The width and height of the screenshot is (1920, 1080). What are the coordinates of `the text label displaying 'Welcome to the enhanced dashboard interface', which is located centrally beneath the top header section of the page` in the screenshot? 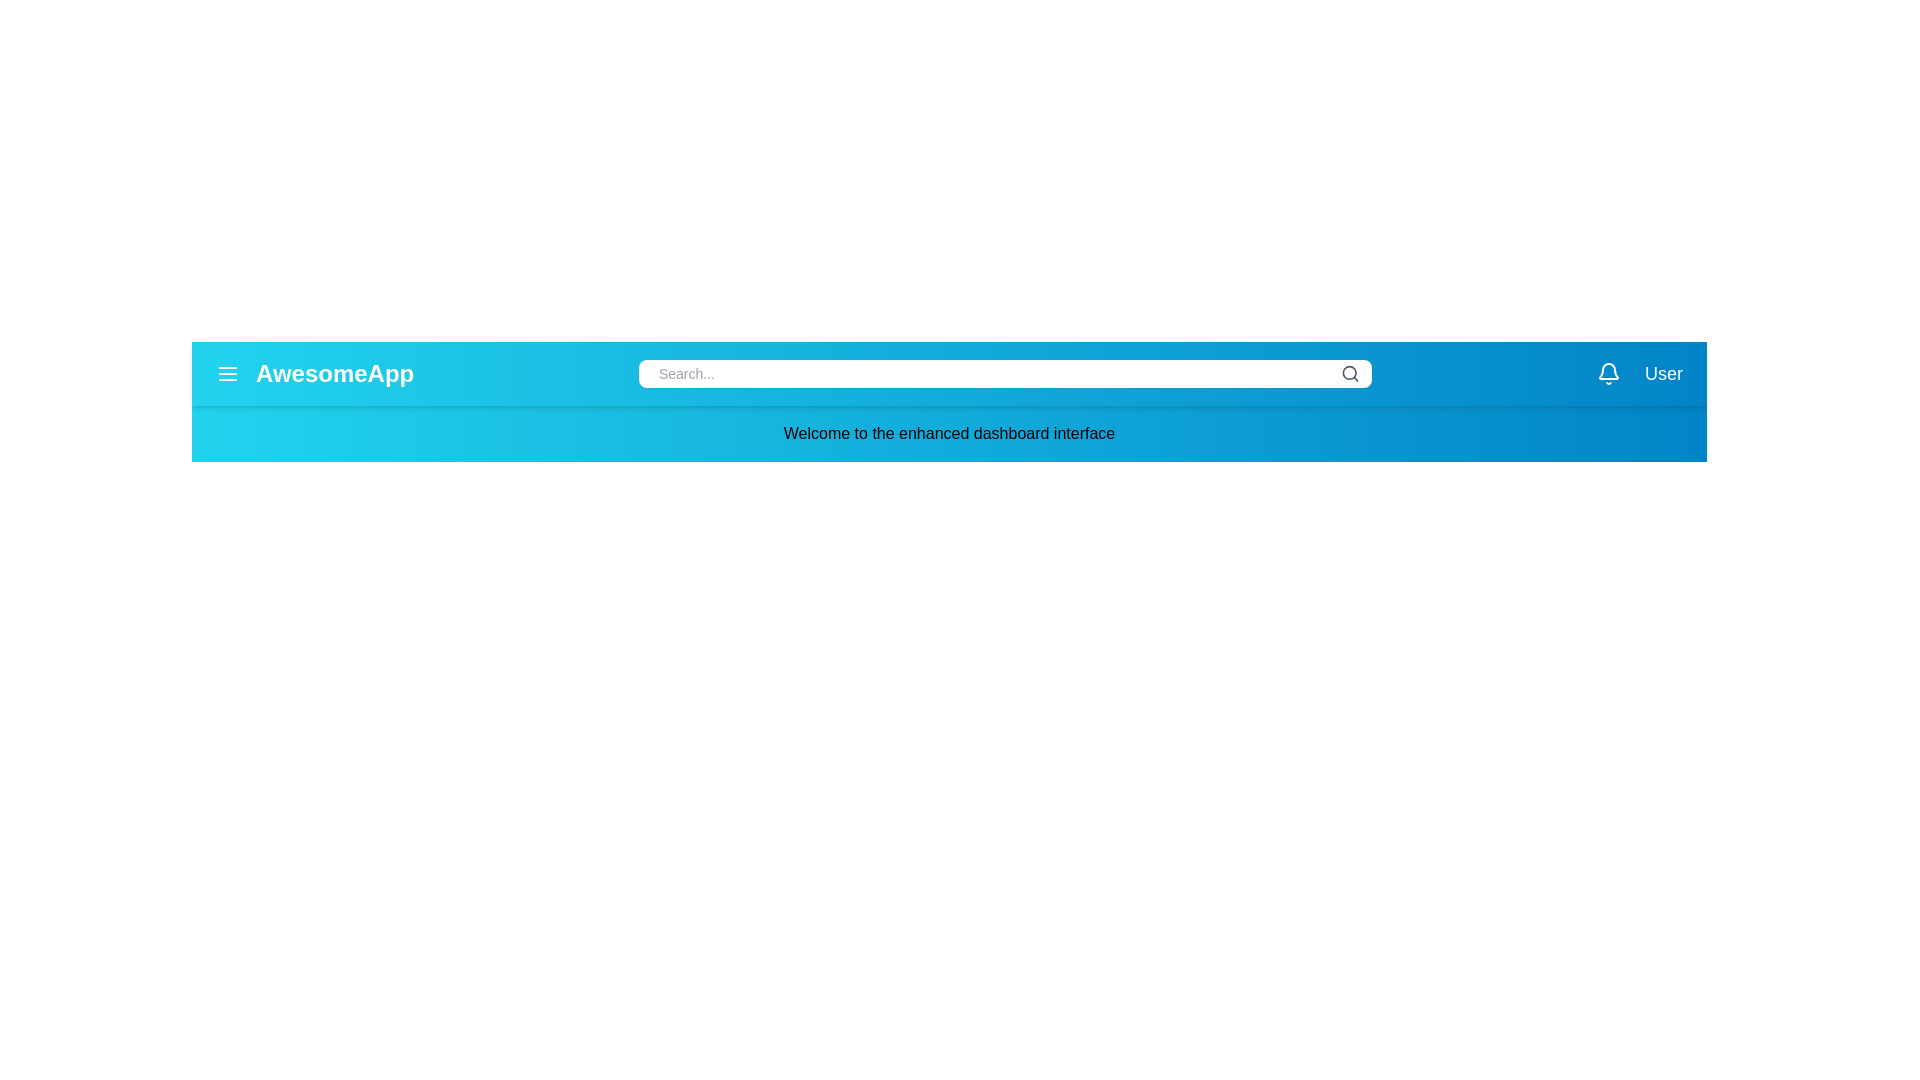 It's located at (948, 433).